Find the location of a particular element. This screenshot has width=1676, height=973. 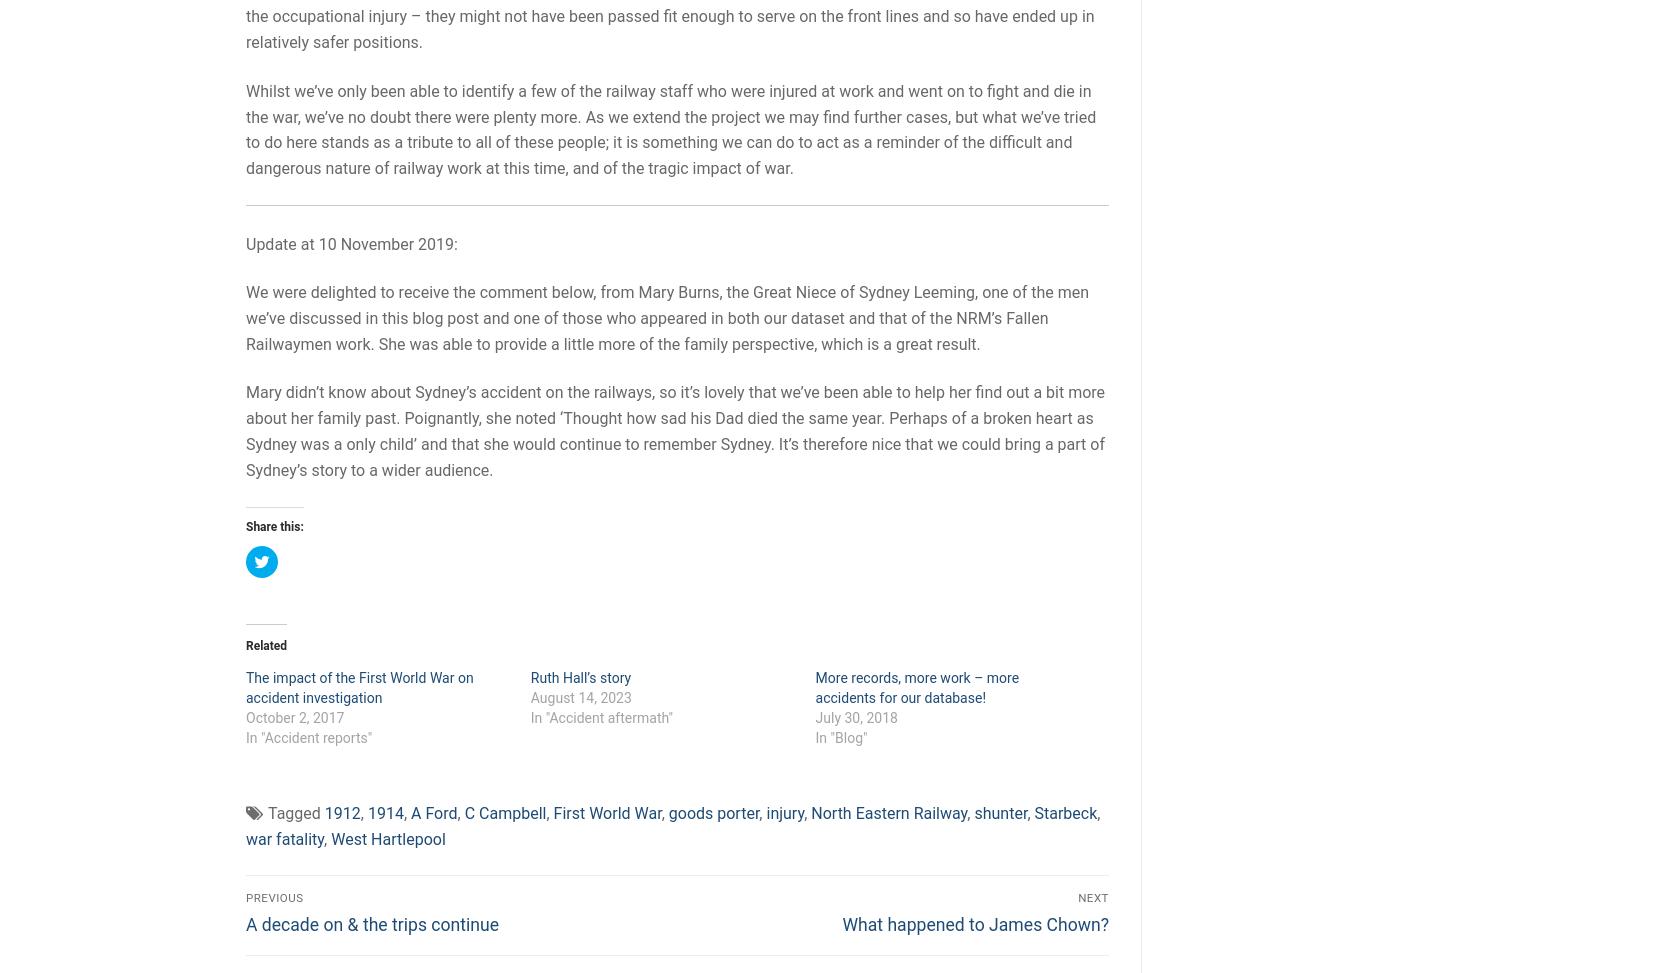

'Update at 10 November 2019:' is located at coordinates (350, 242).